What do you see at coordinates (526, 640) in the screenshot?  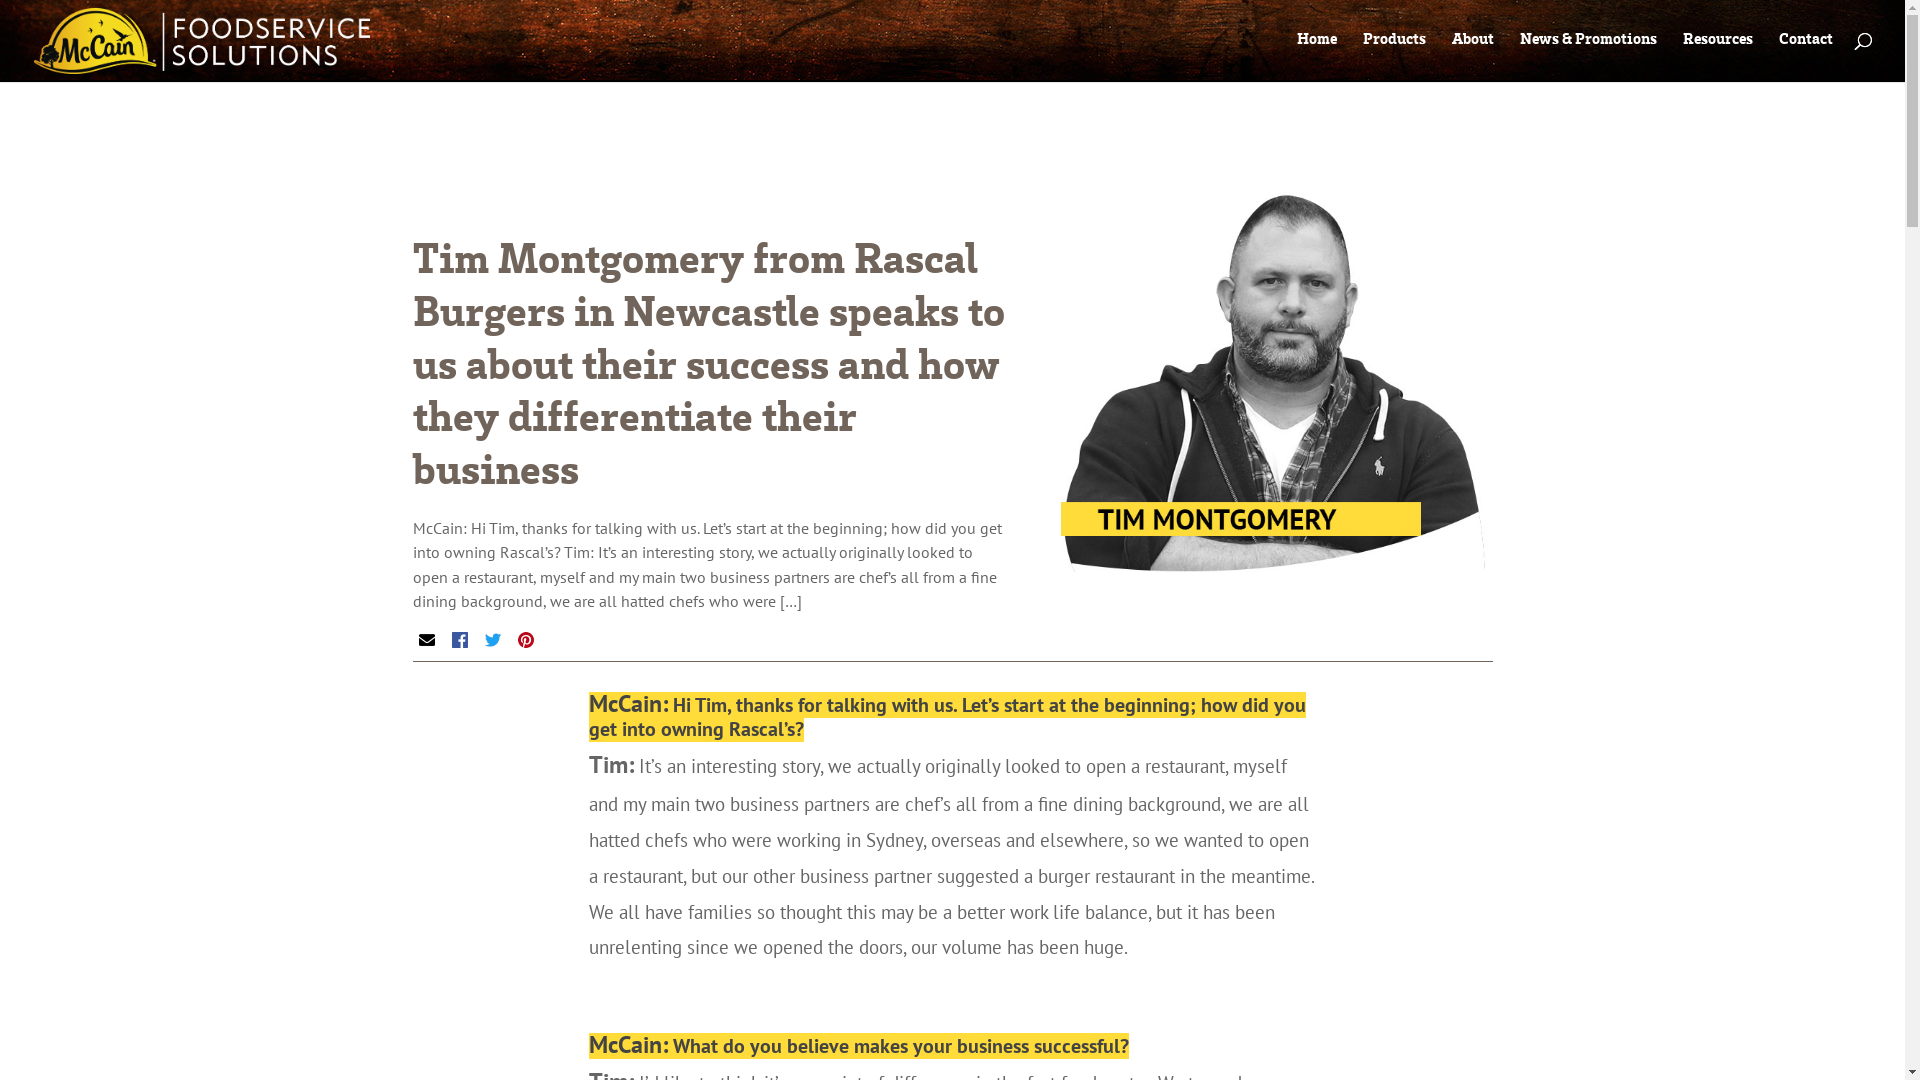 I see `'Pin It'` at bounding box center [526, 640].